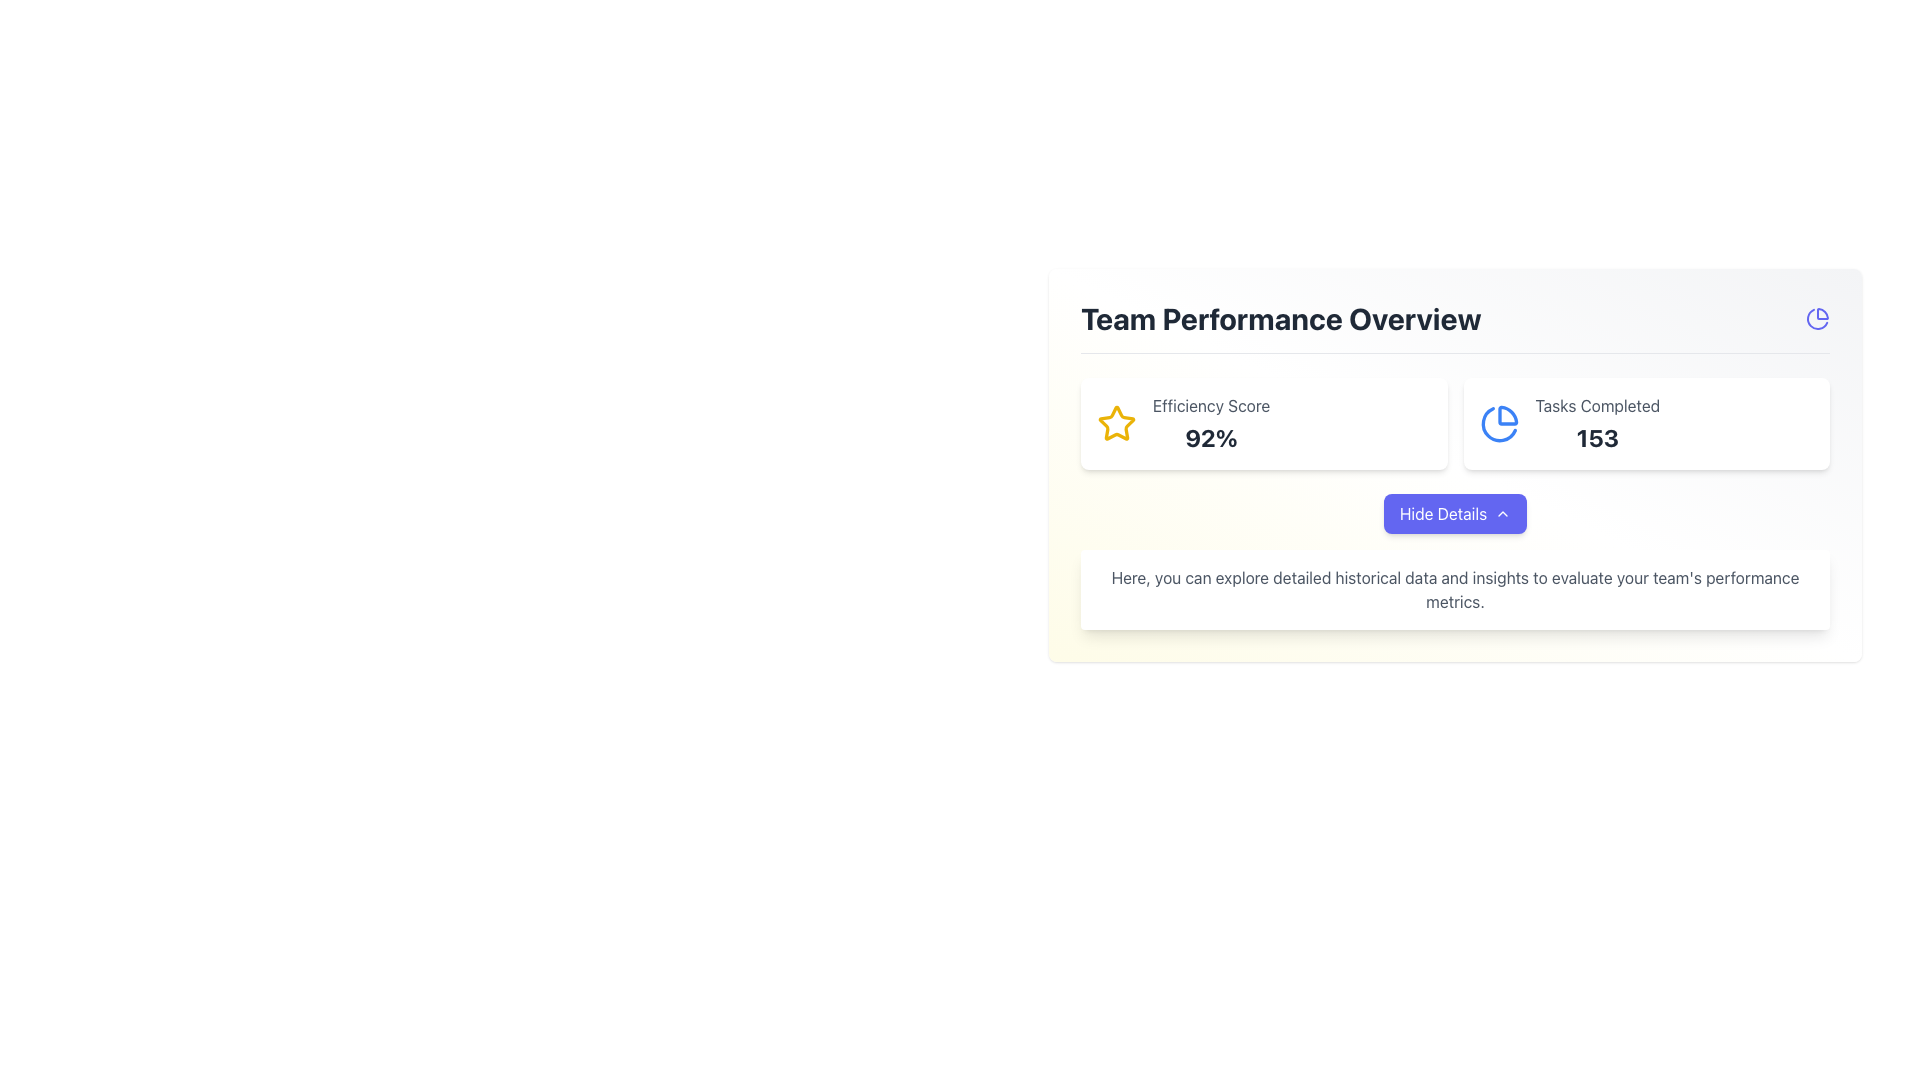 This screenshot has height=1080, width=1920. What do you see at coordinates (1455, 326) in the screenshot?
I see `the text element displaying 'Team Performance Overview'` at bounding box center [1455, 326].